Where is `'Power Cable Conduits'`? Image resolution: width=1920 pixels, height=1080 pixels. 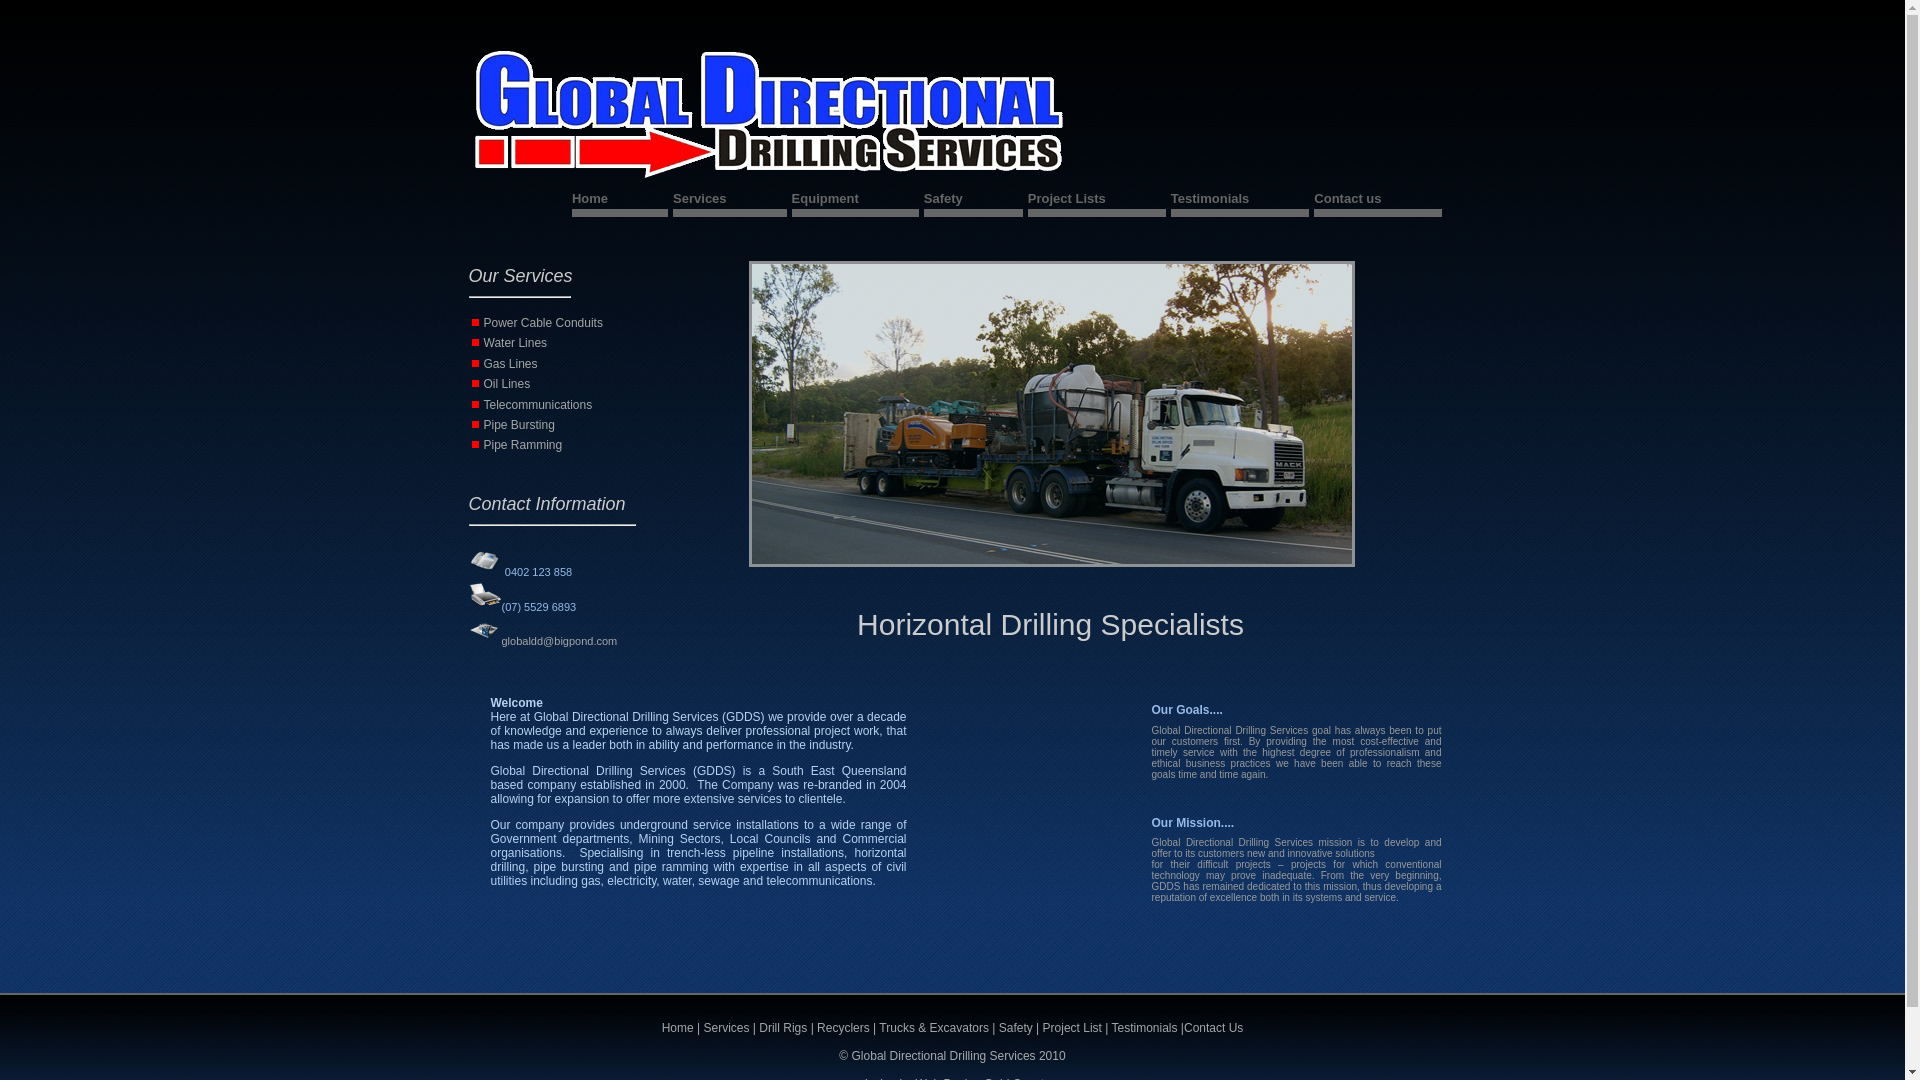 'Power Cable Conduits' is located at coordinates (543, 322).